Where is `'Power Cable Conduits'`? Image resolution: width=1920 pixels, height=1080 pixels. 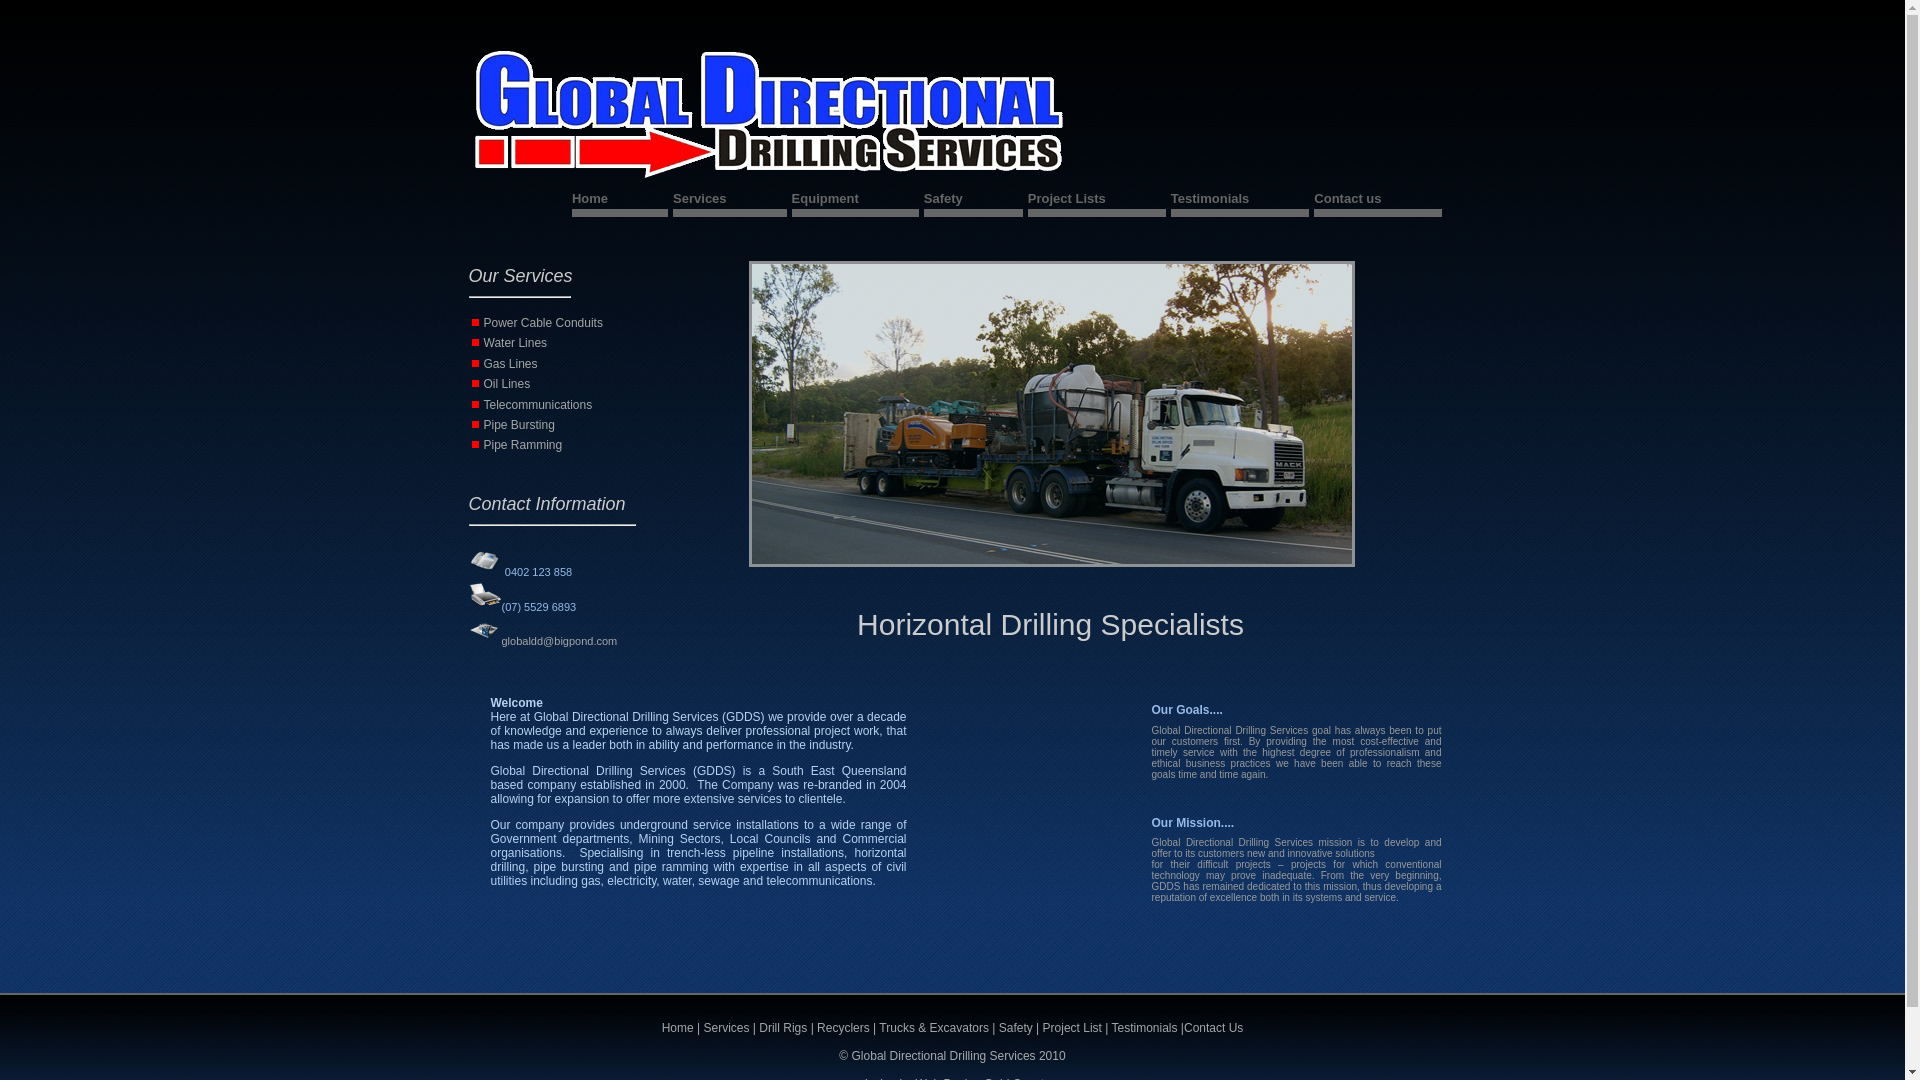 'Power Cable Conduits' is located at coordinates (543, 322).